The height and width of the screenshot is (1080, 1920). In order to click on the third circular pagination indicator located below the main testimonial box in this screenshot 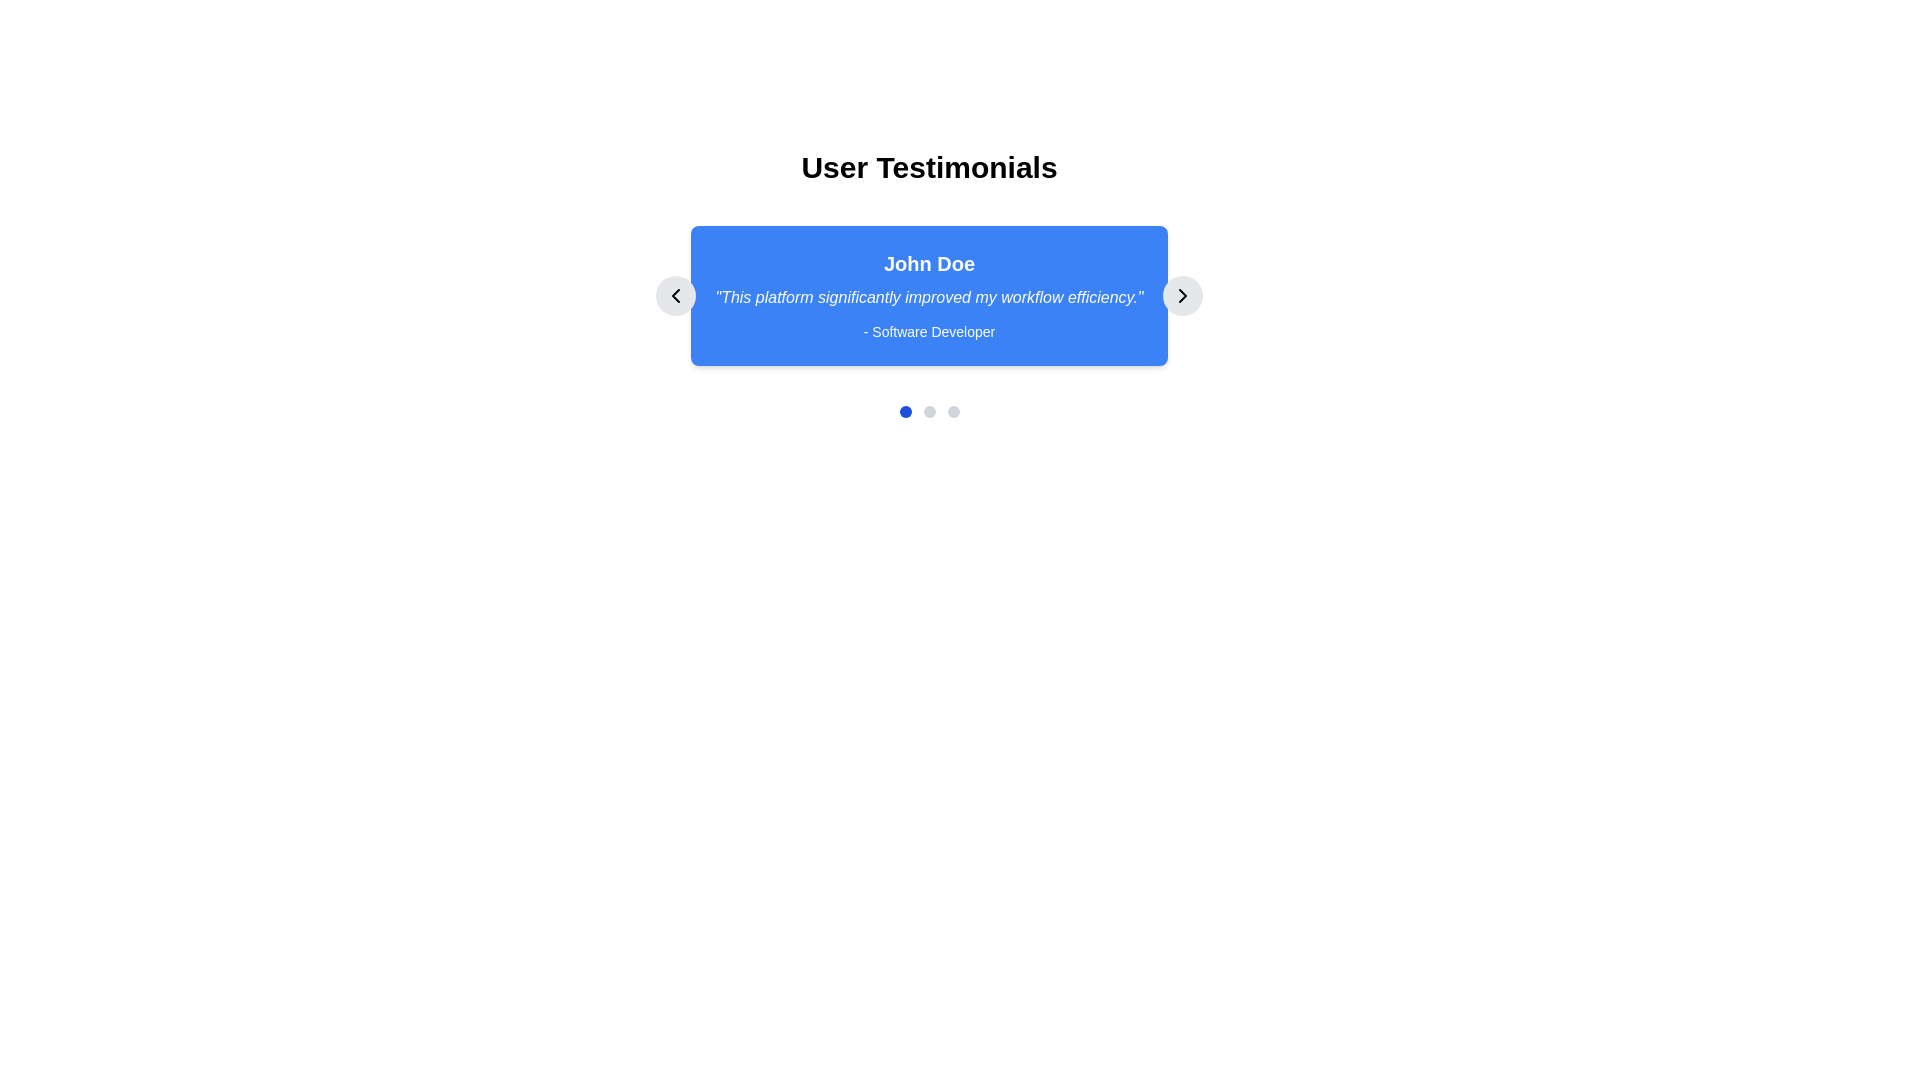, I will do `click(952, 411)`.